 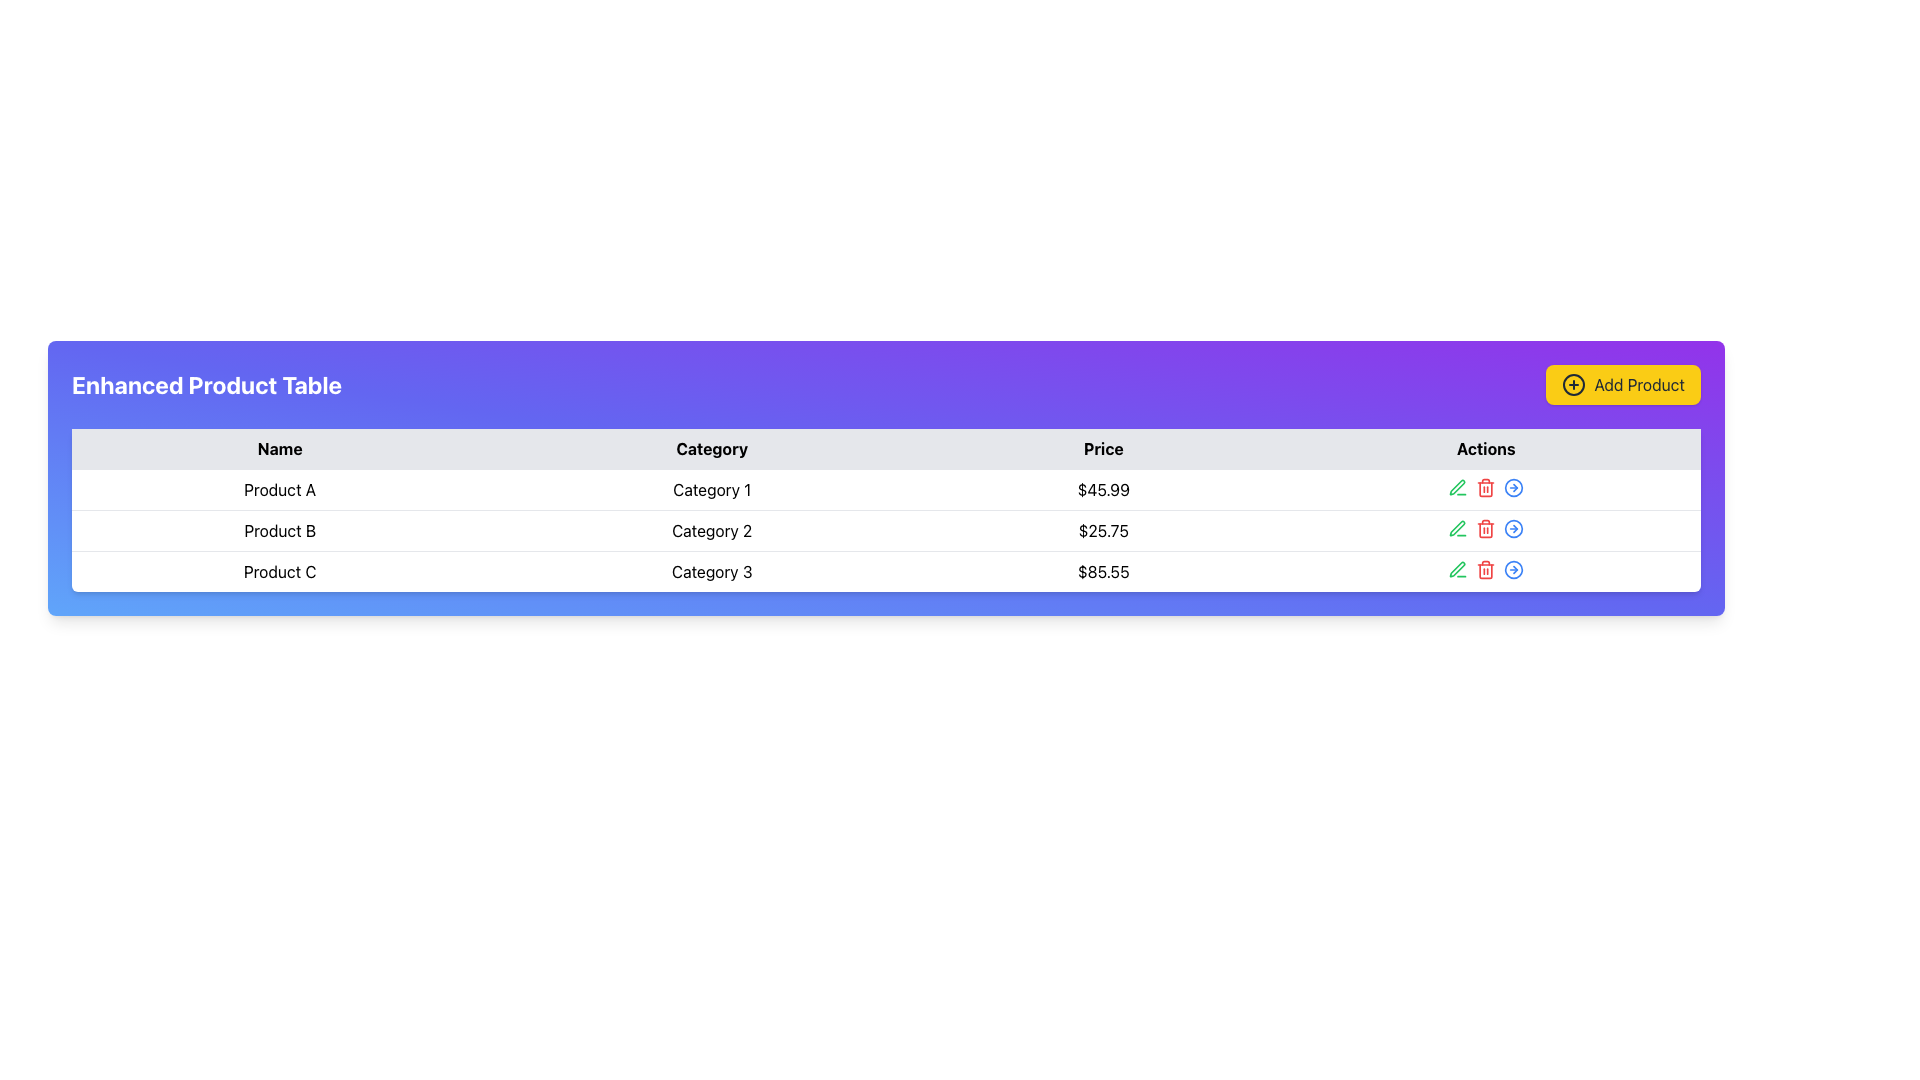 I want to click on the 'Category 3' text element, which is located in the third row of the table under the 'Category' column, positioned between 'Product C' and '$85.55', so click(x=712, y=571).